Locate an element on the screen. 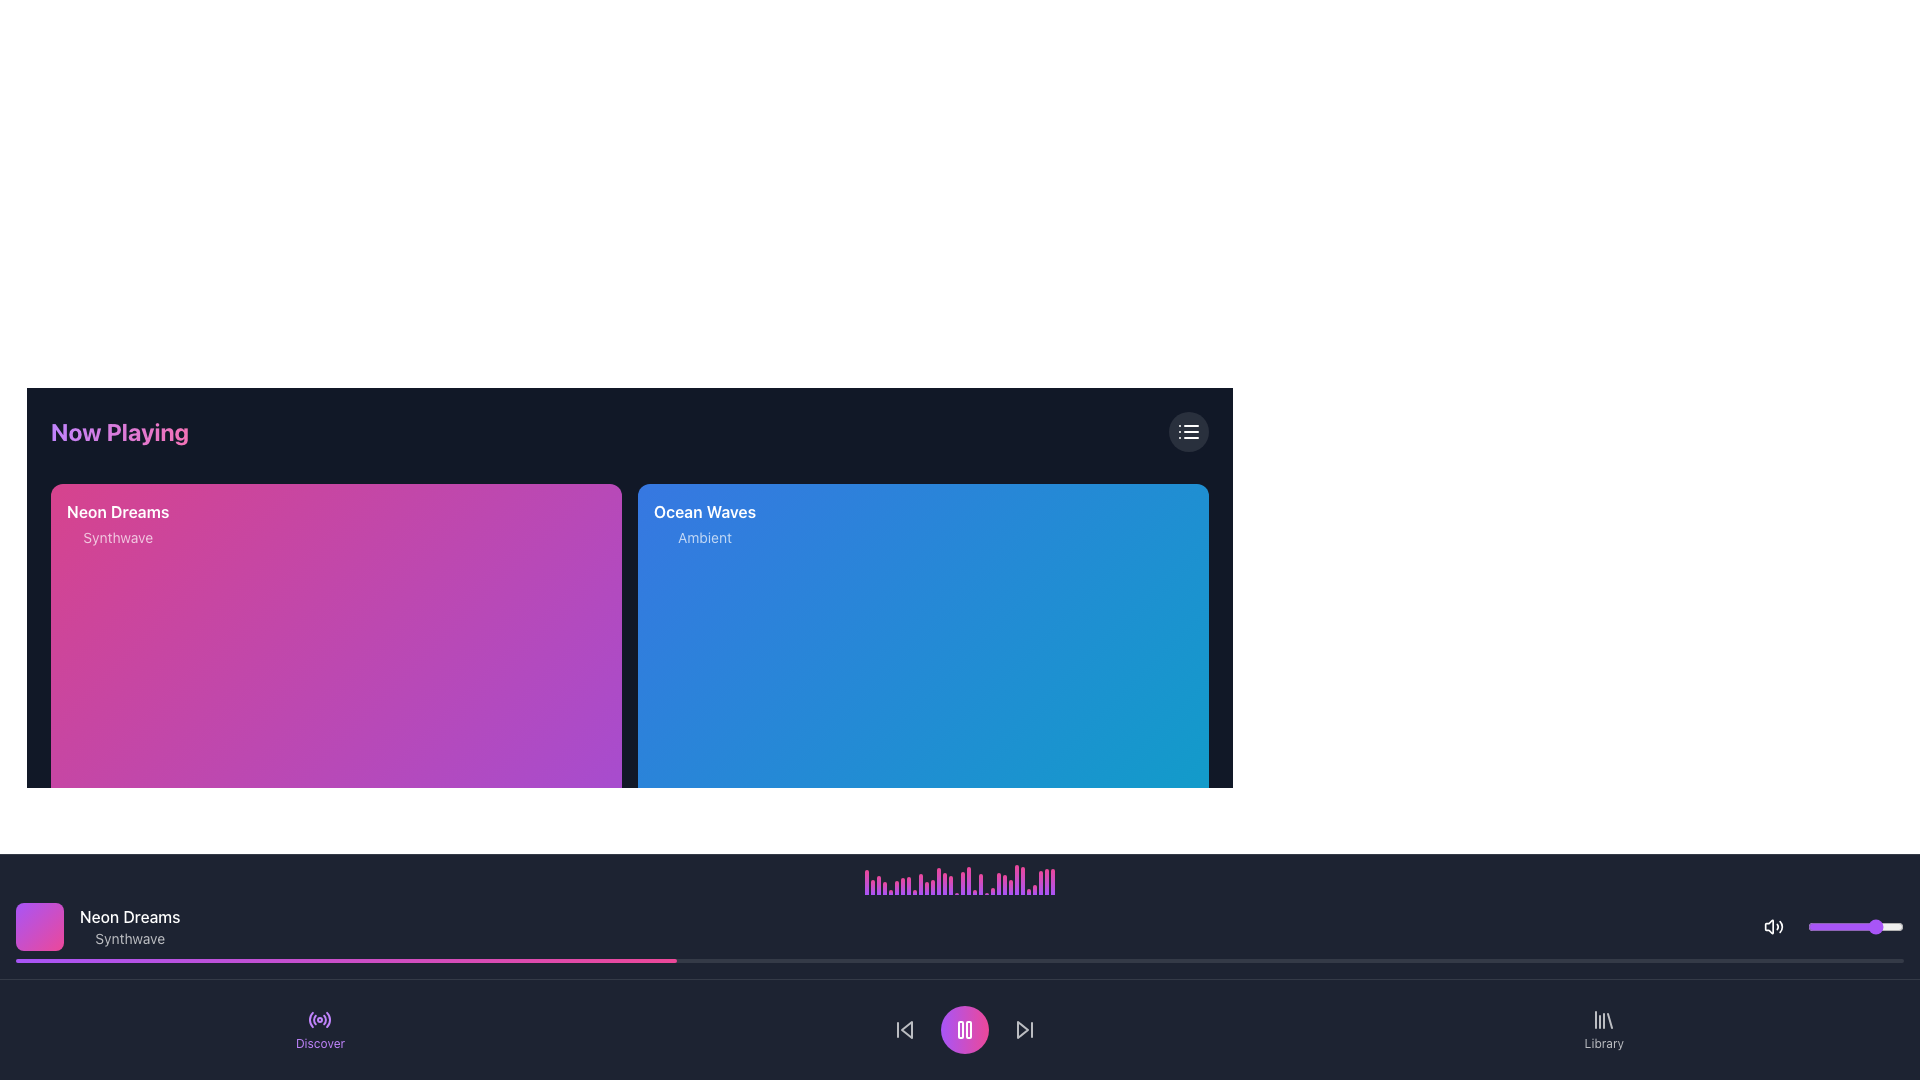 The height and width of the screenshot is (1080, 1920). the forward navigation button with a triangular arrow pointing to the right to skip to the next track is located at coordinates (1024, 1029).